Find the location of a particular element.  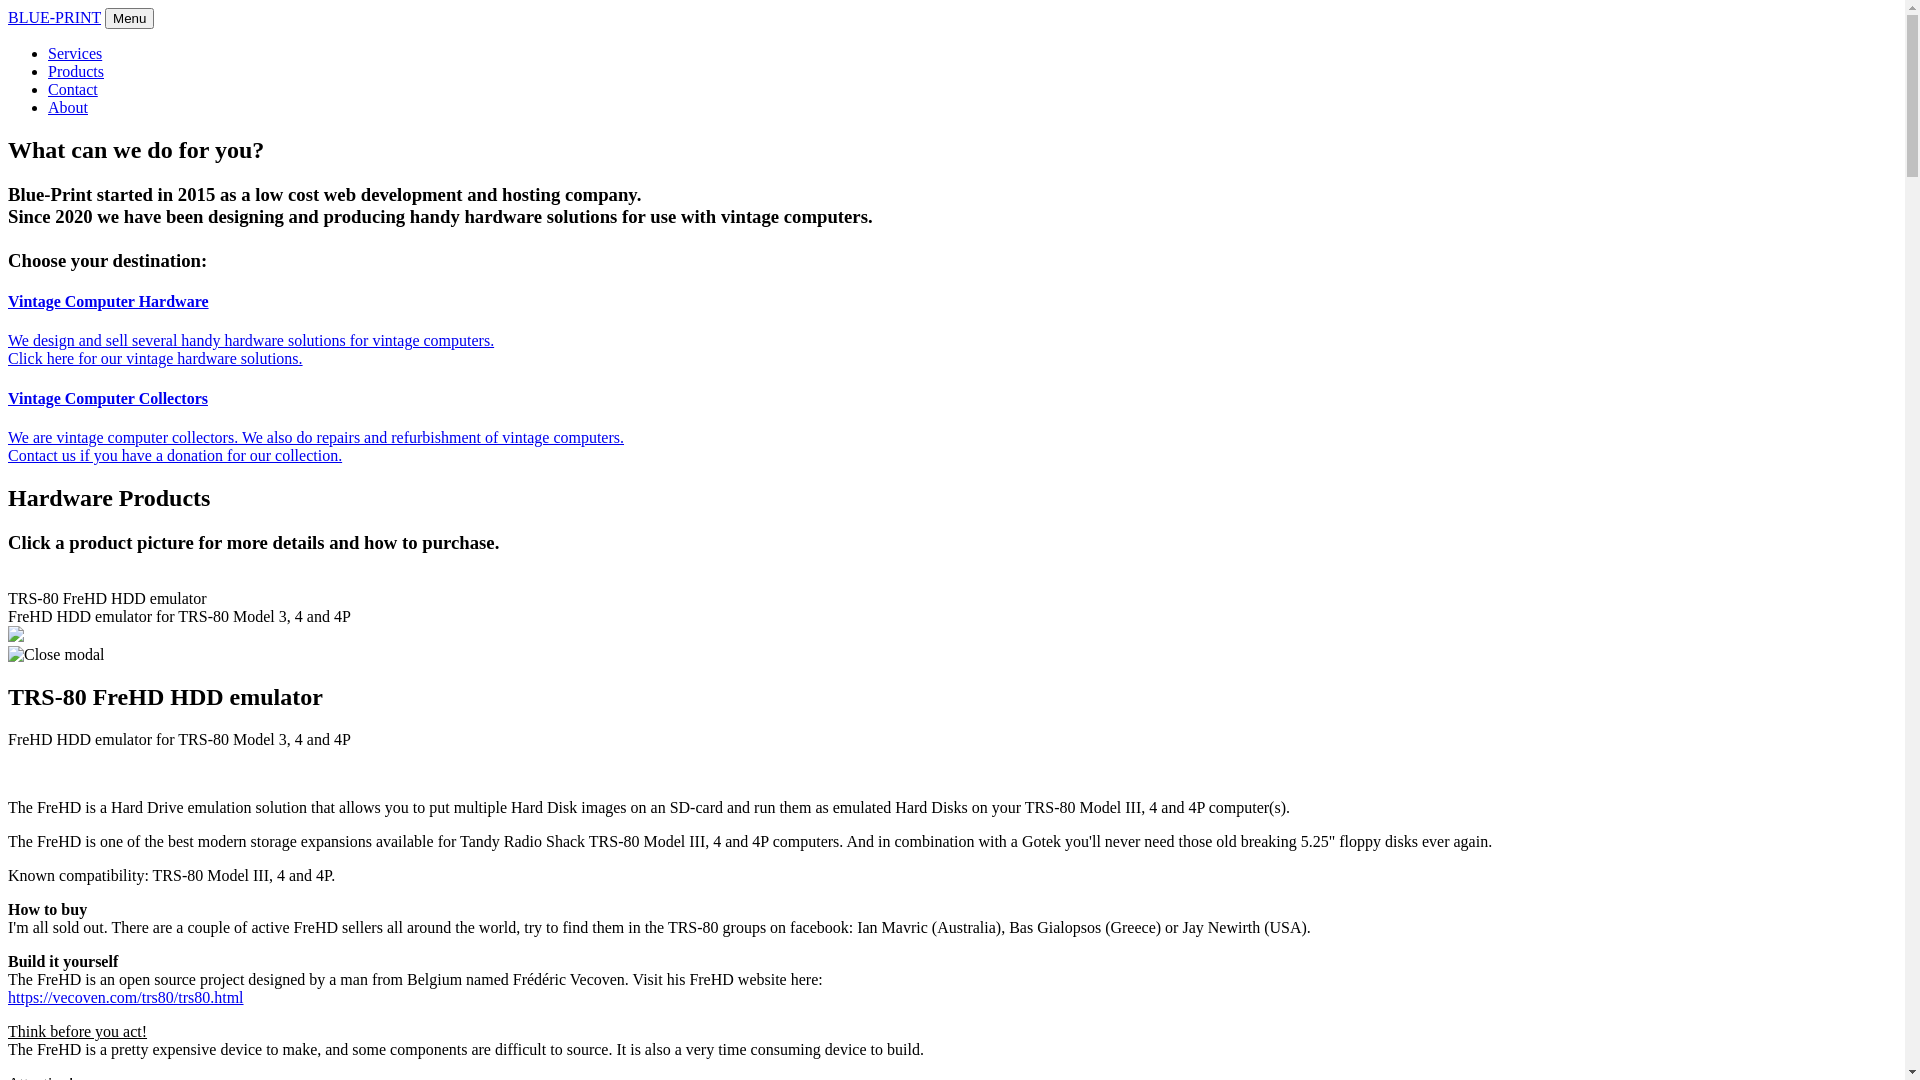

'Contact' is located at coordinates (72, 88).